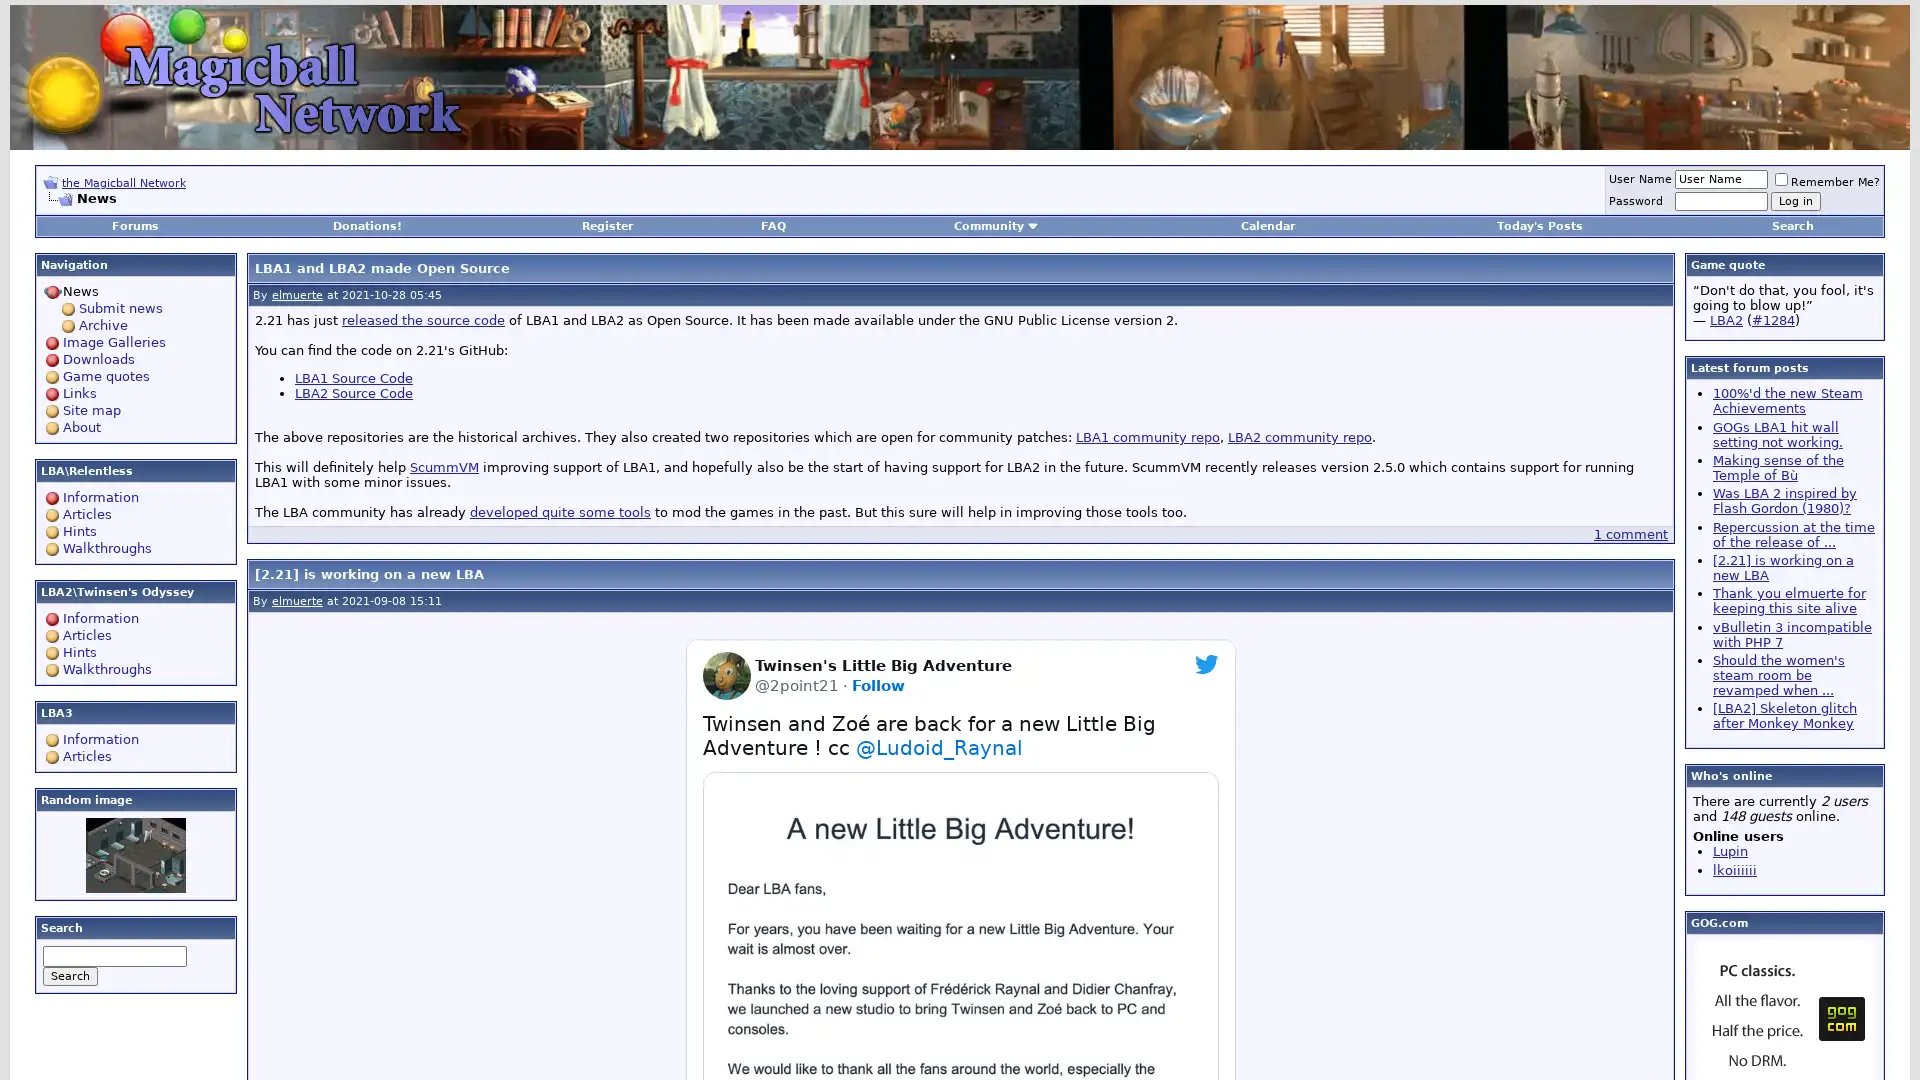  What do you see at coordinates (70, 975) in the screenshot?
I see `Search` at bounding box center [70, 975].